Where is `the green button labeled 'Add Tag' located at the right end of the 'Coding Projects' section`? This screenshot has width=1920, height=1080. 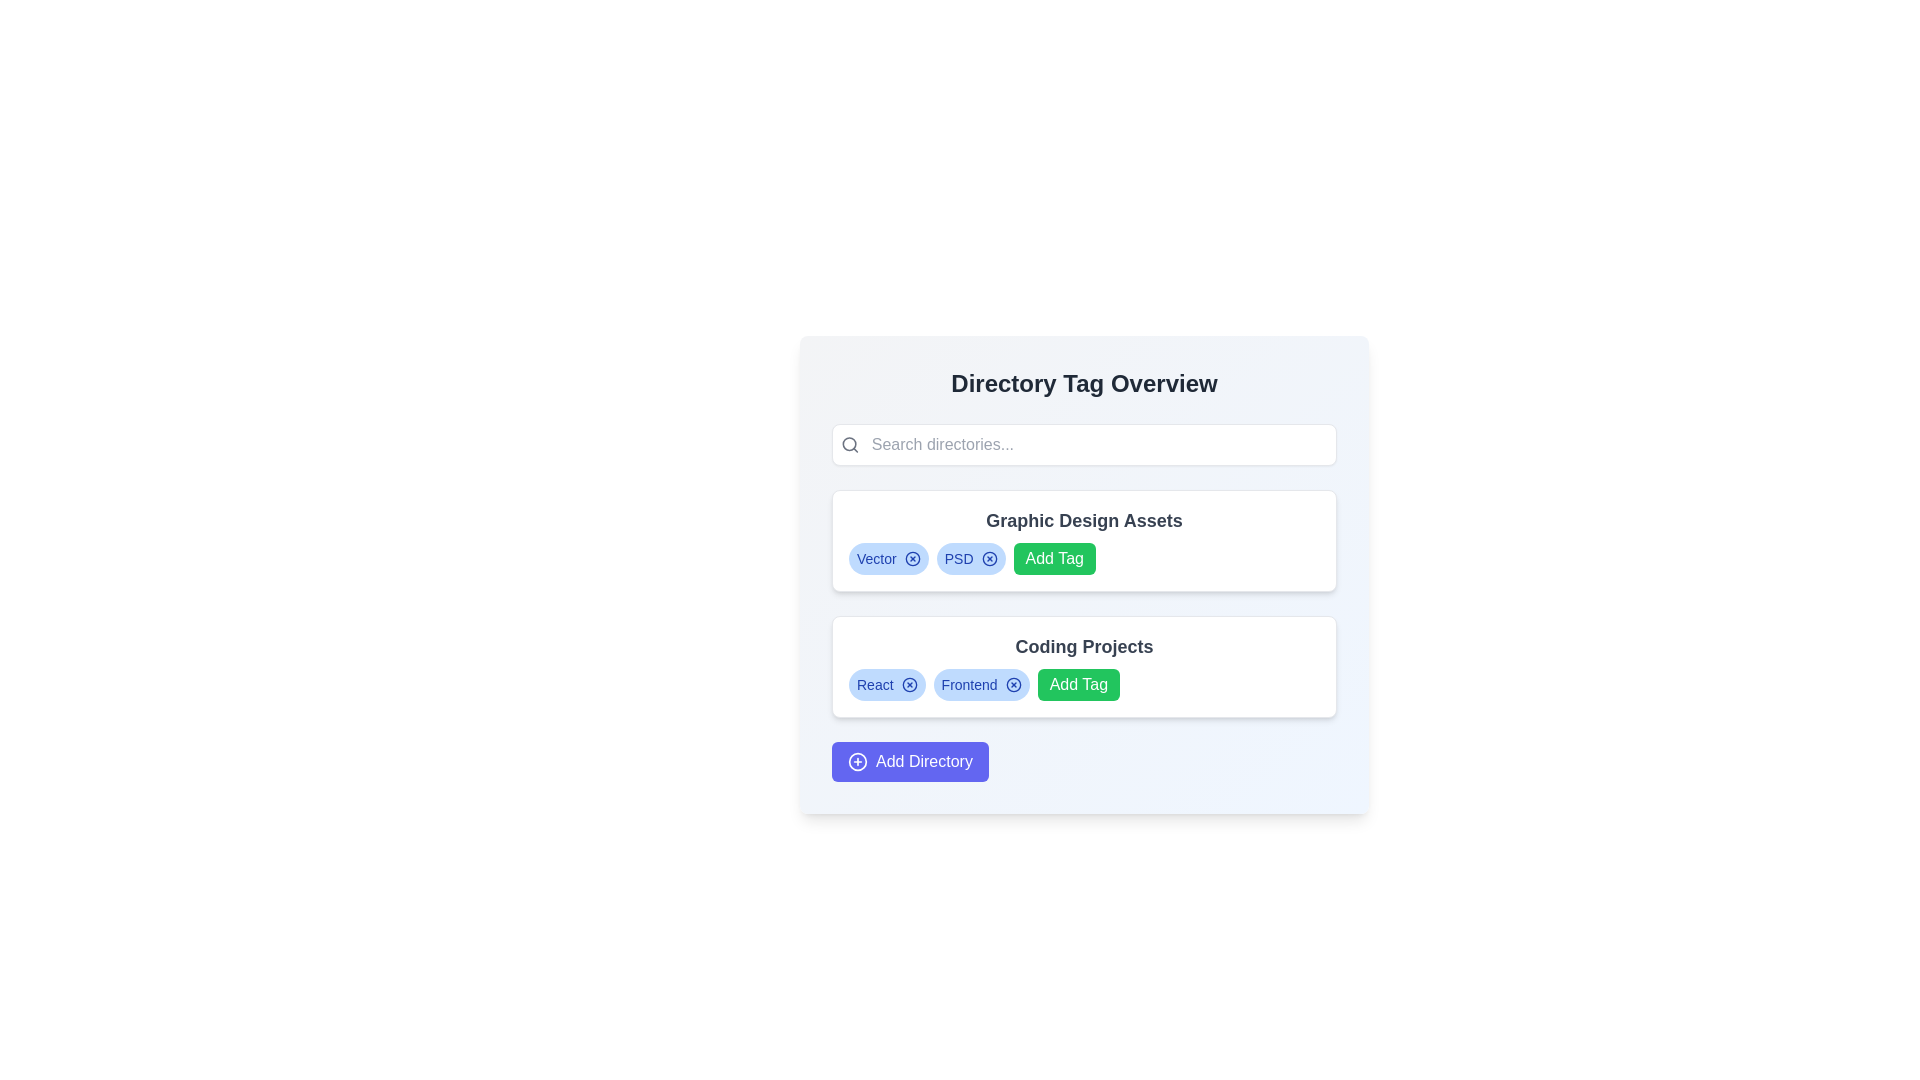
the green button labeled 'Add Tag' located at the right end of the 'Coding Projects' section is located at coordinates (1083, 684).